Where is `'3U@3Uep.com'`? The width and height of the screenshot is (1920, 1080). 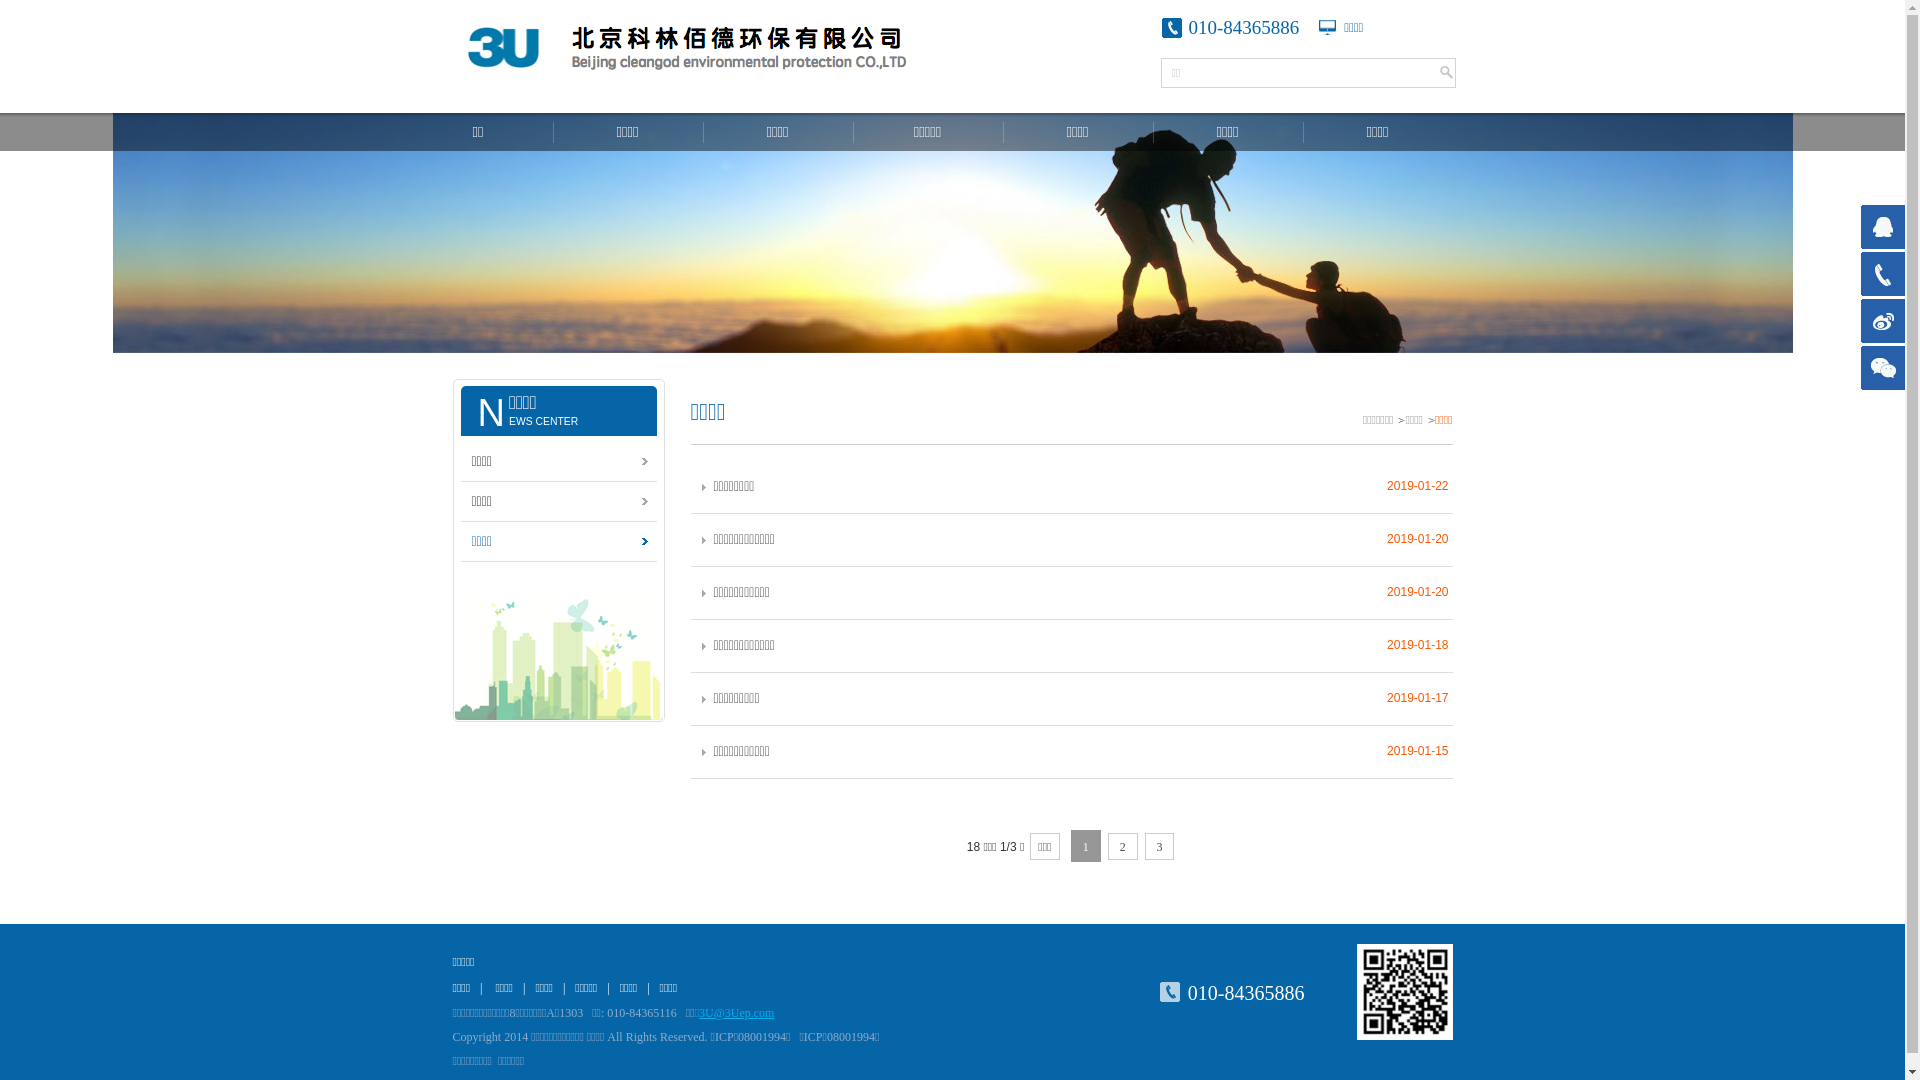
'3U@3Uep.com' is located at coordinates (699, 1013).